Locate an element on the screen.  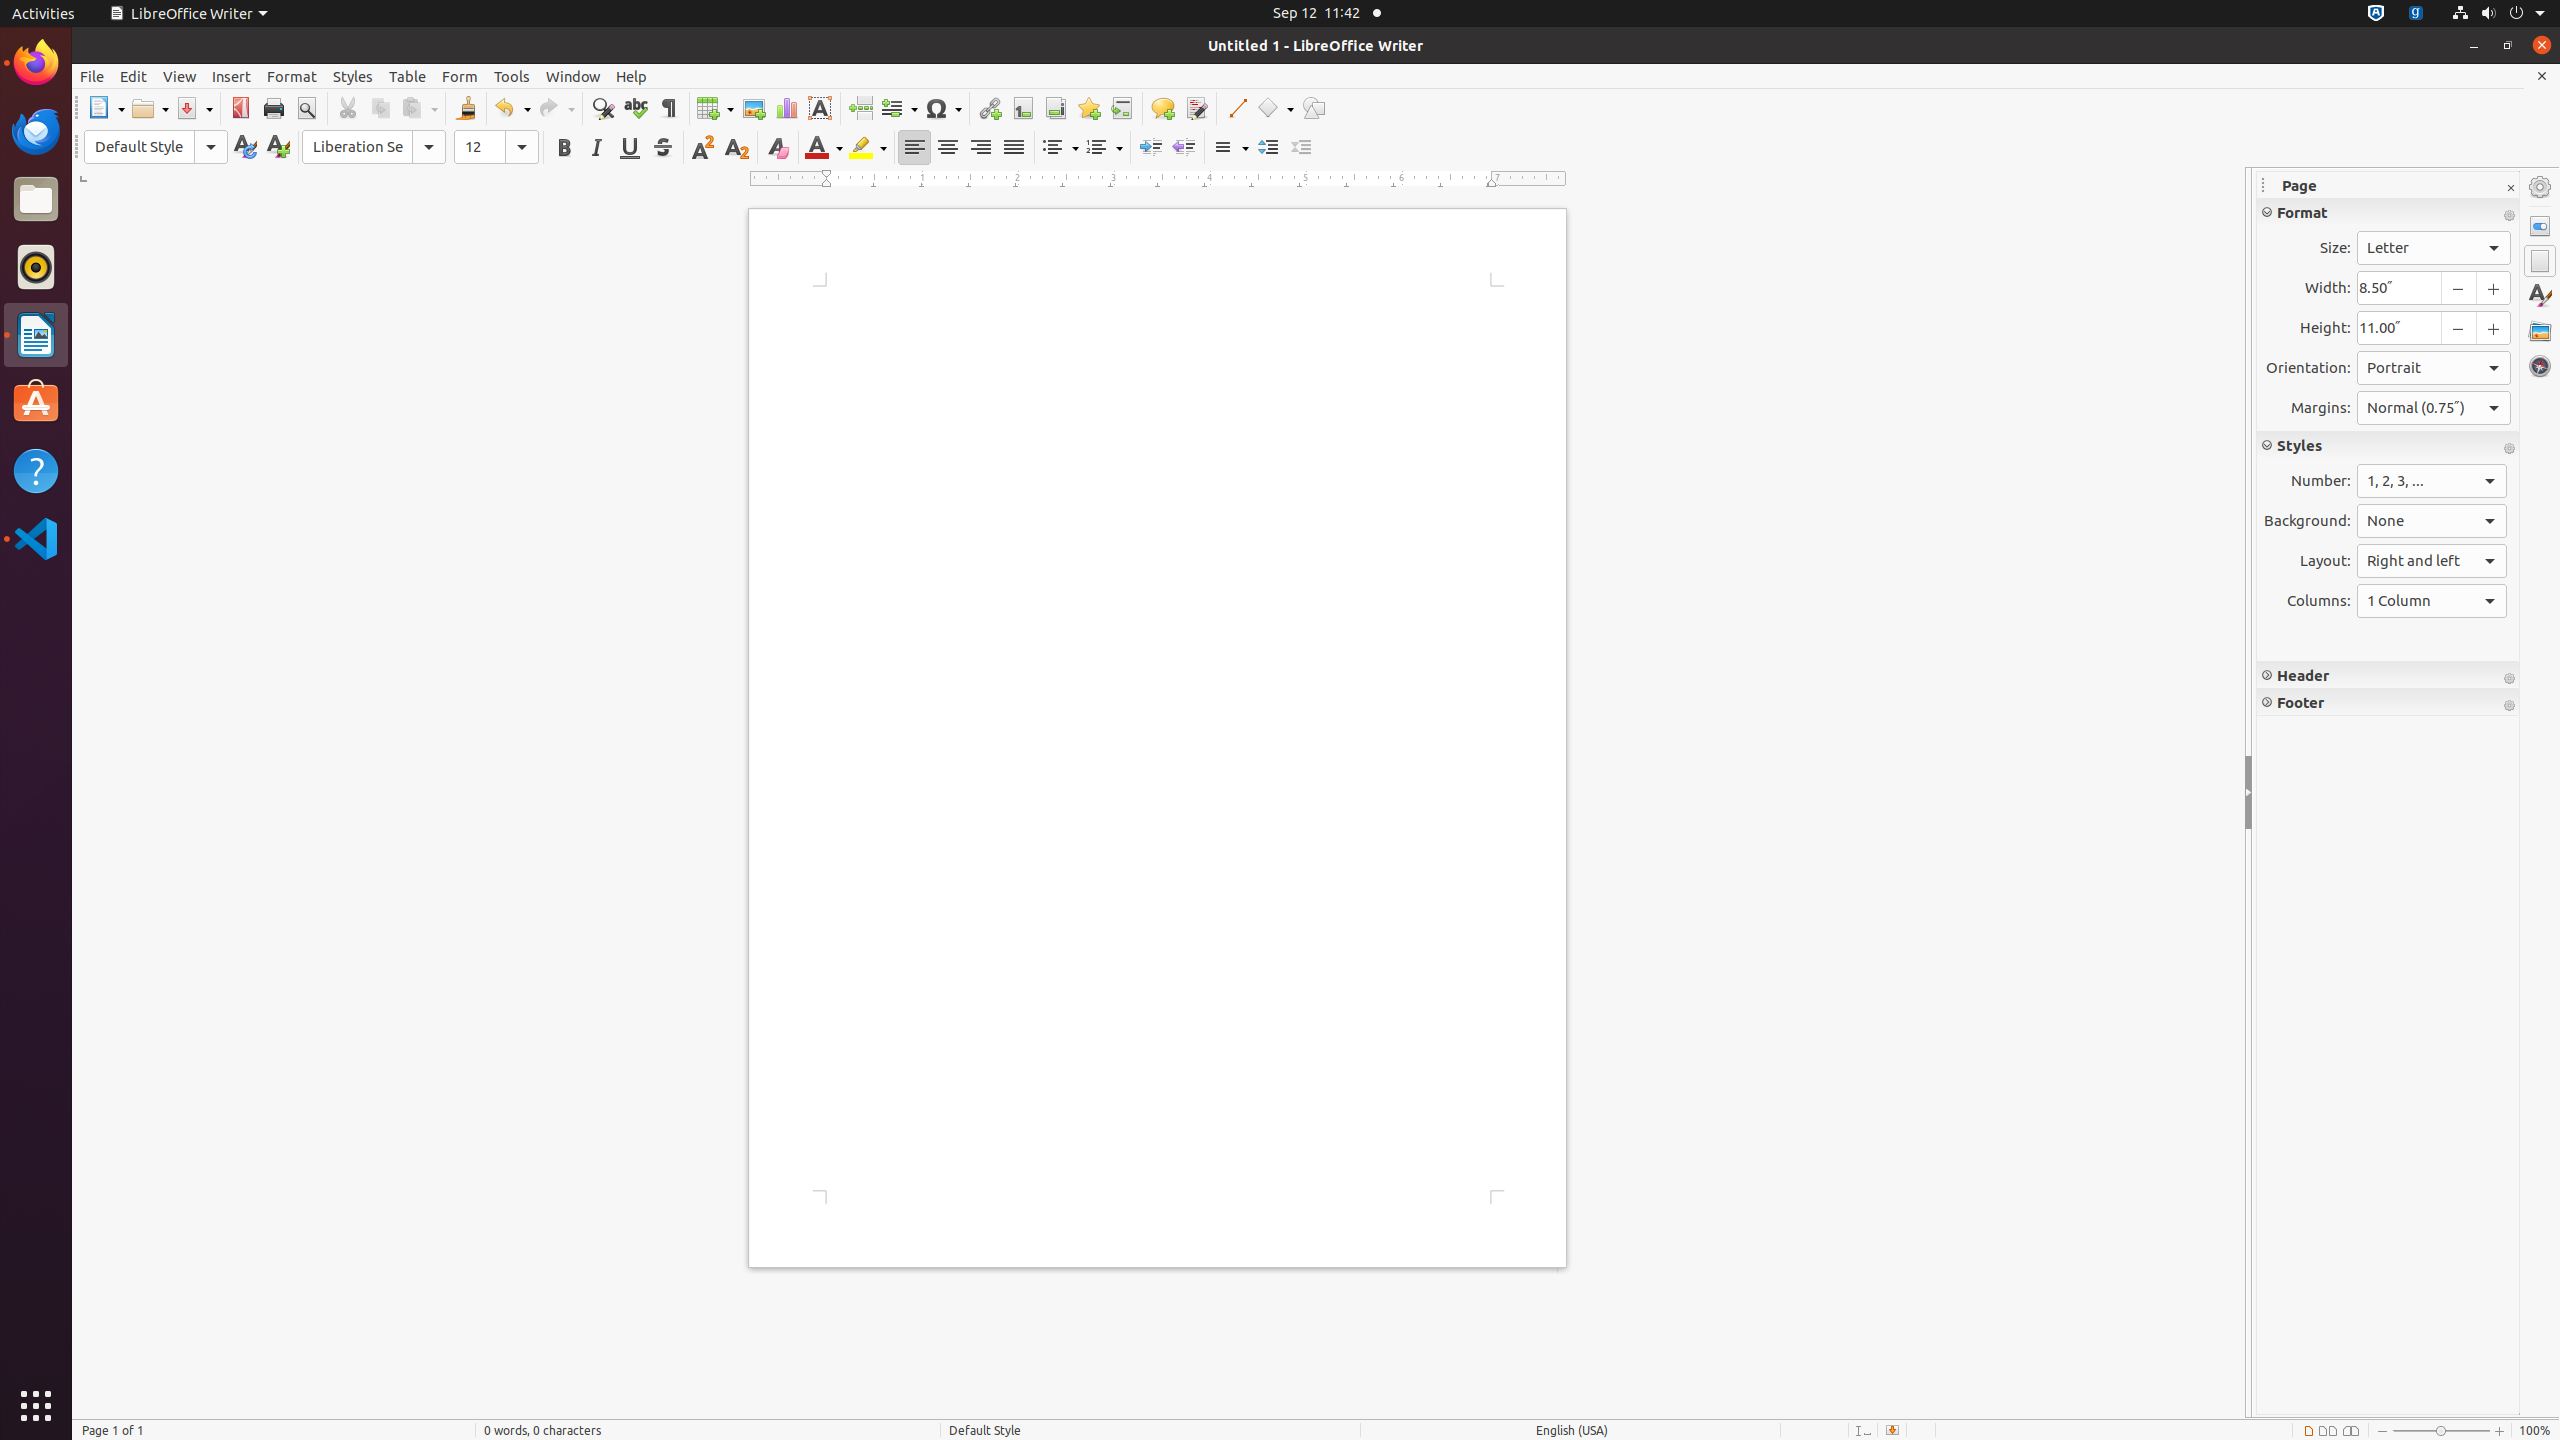
'Hyperlink' is located at coordinates (988, 107).